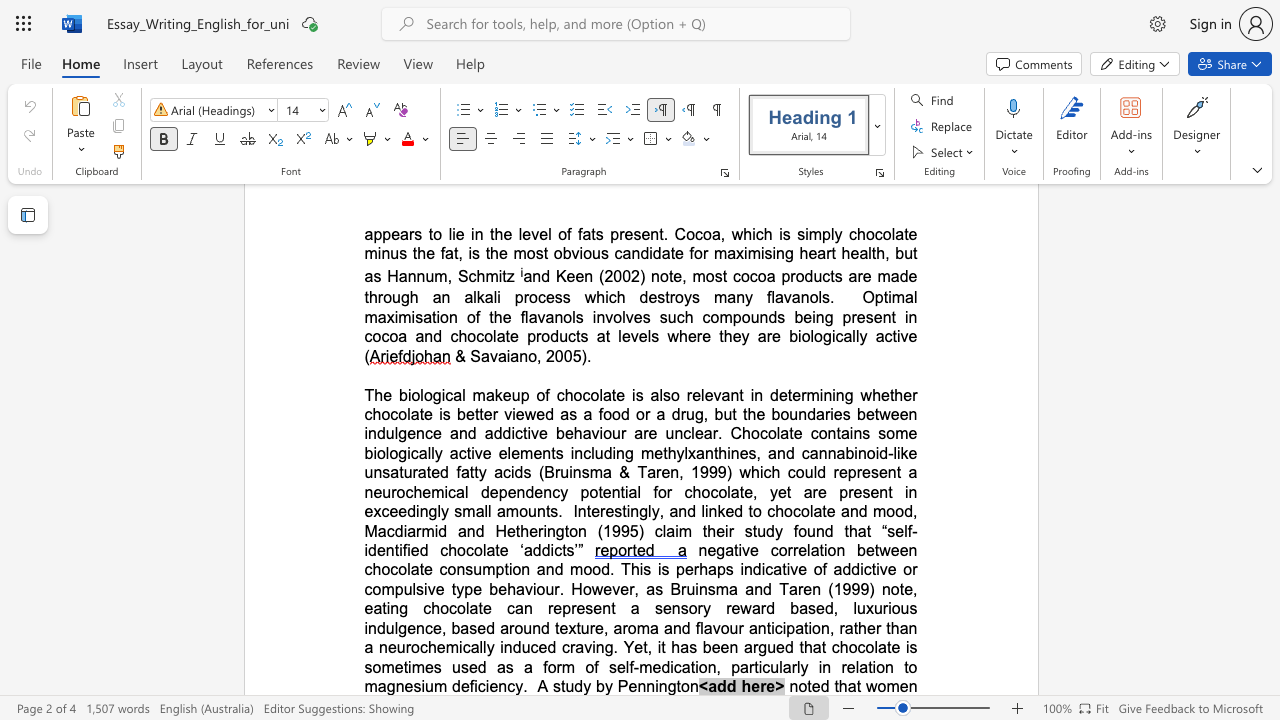 The width and height of the screenshot is (1280, 720). What do you see at coordinates (595, 685) in the screenshot?
I see `the subset text "by Penningt" within the text "A study by Pennington"` at bounding box center [595, 685].